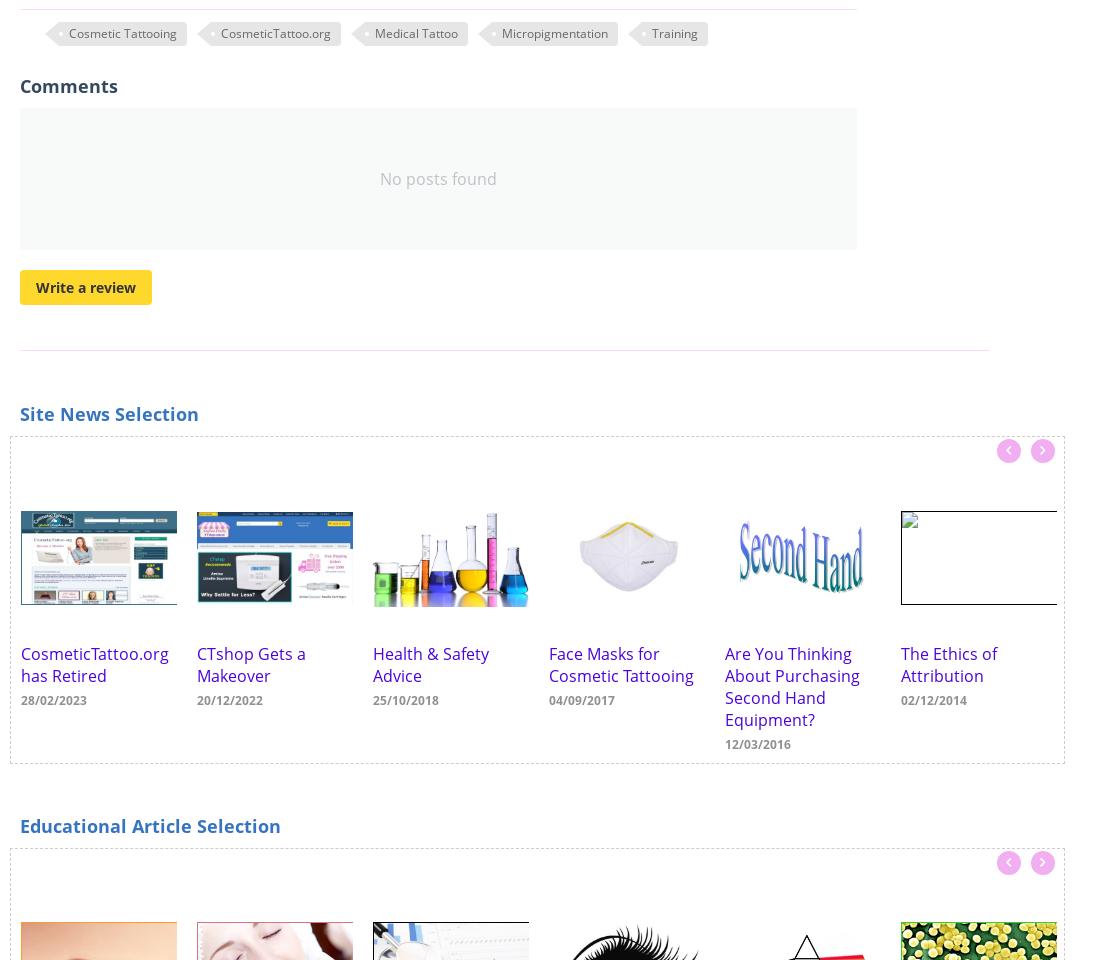  What do you see at coordinates (94, 664) in the screenshot?
I see `'CosmeticTattoo.org has Retired'` at bounding box center [94, 664].